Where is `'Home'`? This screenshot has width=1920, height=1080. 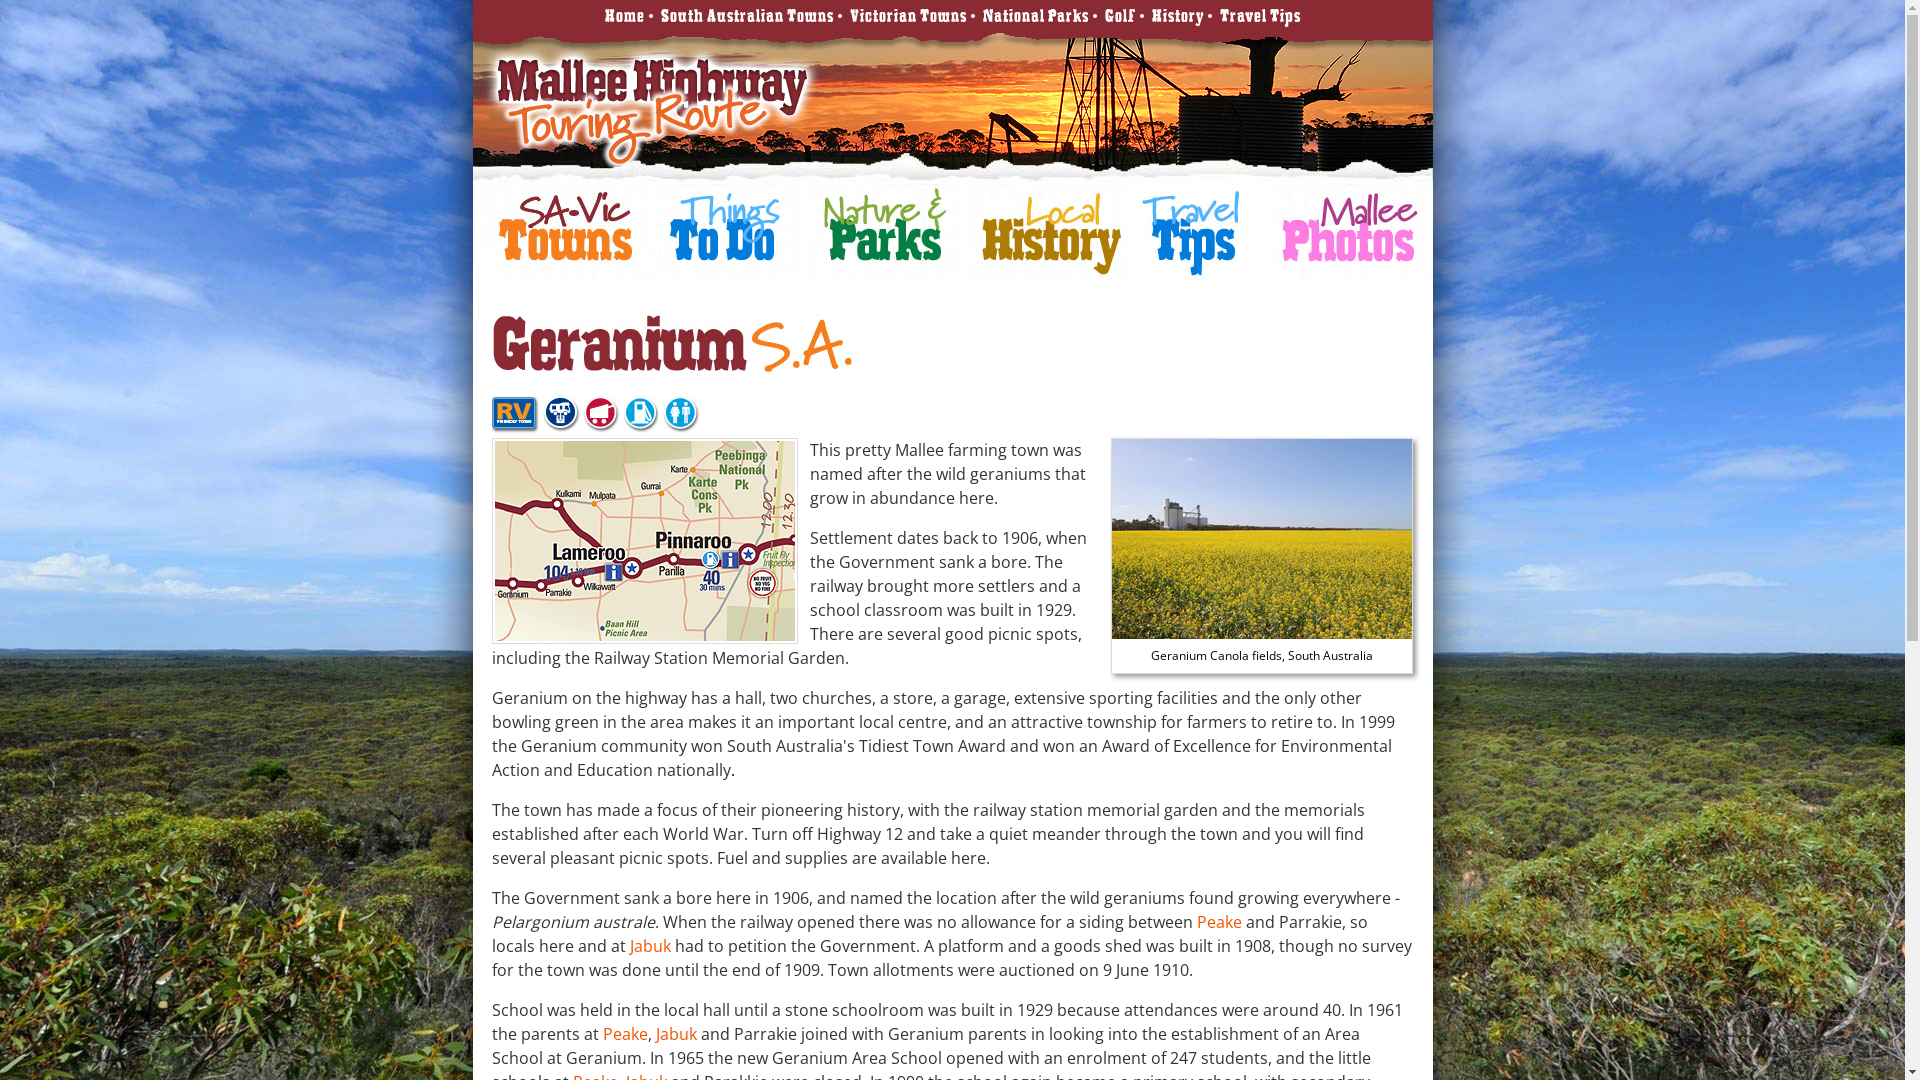
'Home' is located at coordinates (623, 15).